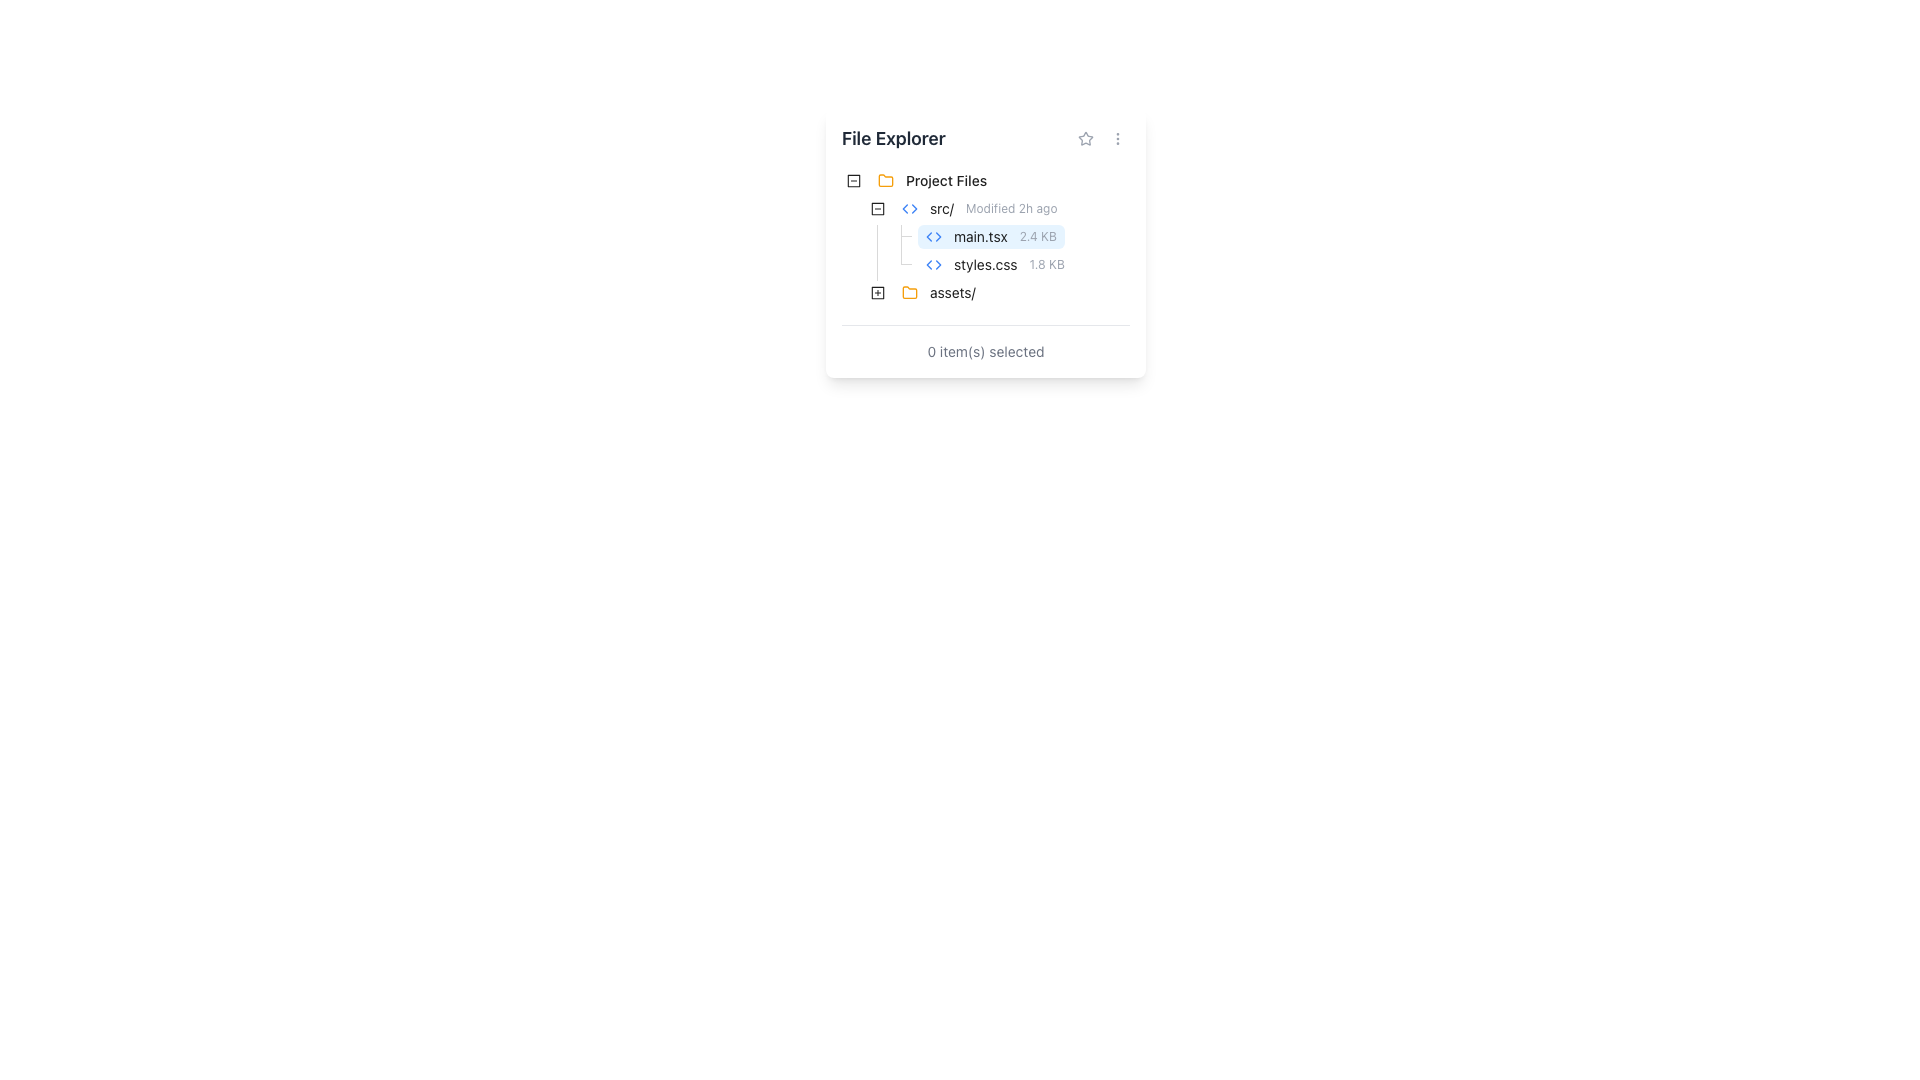 The image size is (1920, 1080). Describe the element at coordinates (925, 181) in the screenshot. I see `the 'Project Files' Tree item, which is represented by an orange folder icon and labeled with the text 'Project Files'` at that location.